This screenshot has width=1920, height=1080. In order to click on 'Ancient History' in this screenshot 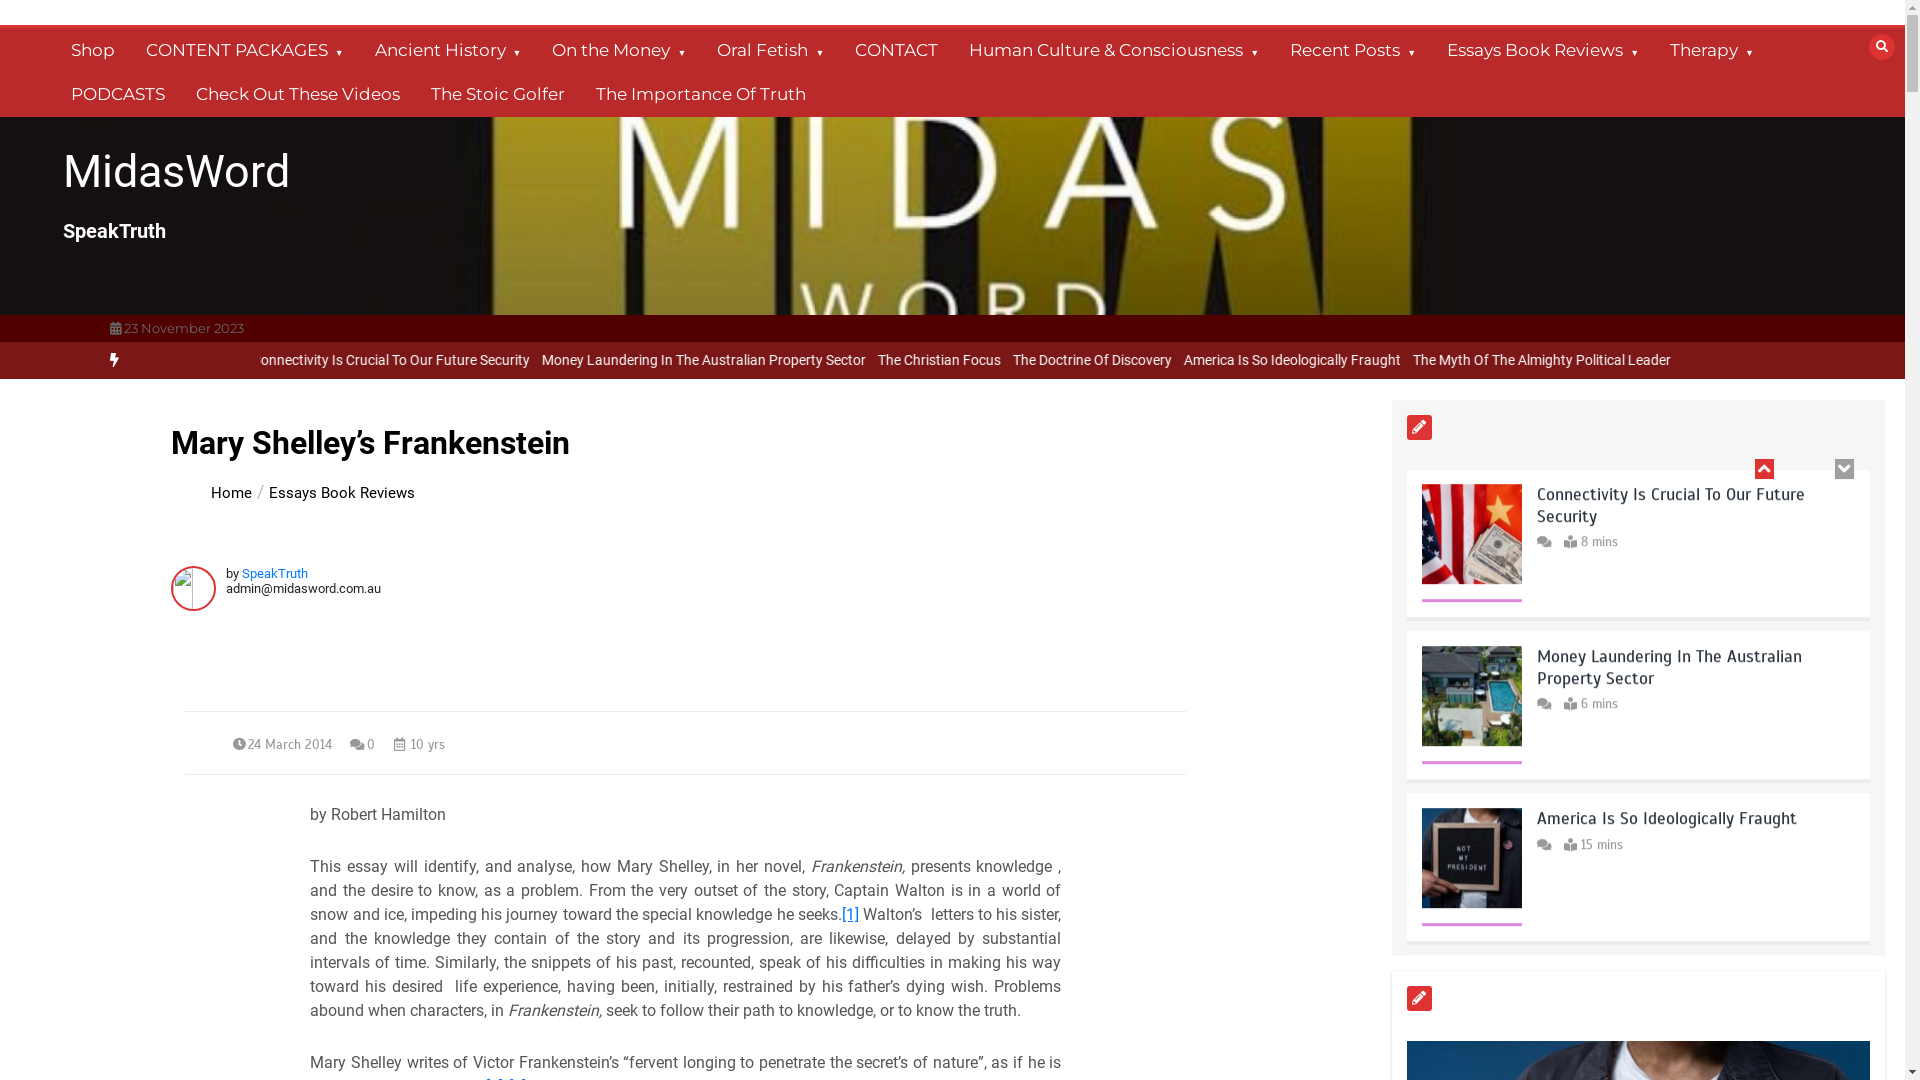, I will do `click(447, 49)`.